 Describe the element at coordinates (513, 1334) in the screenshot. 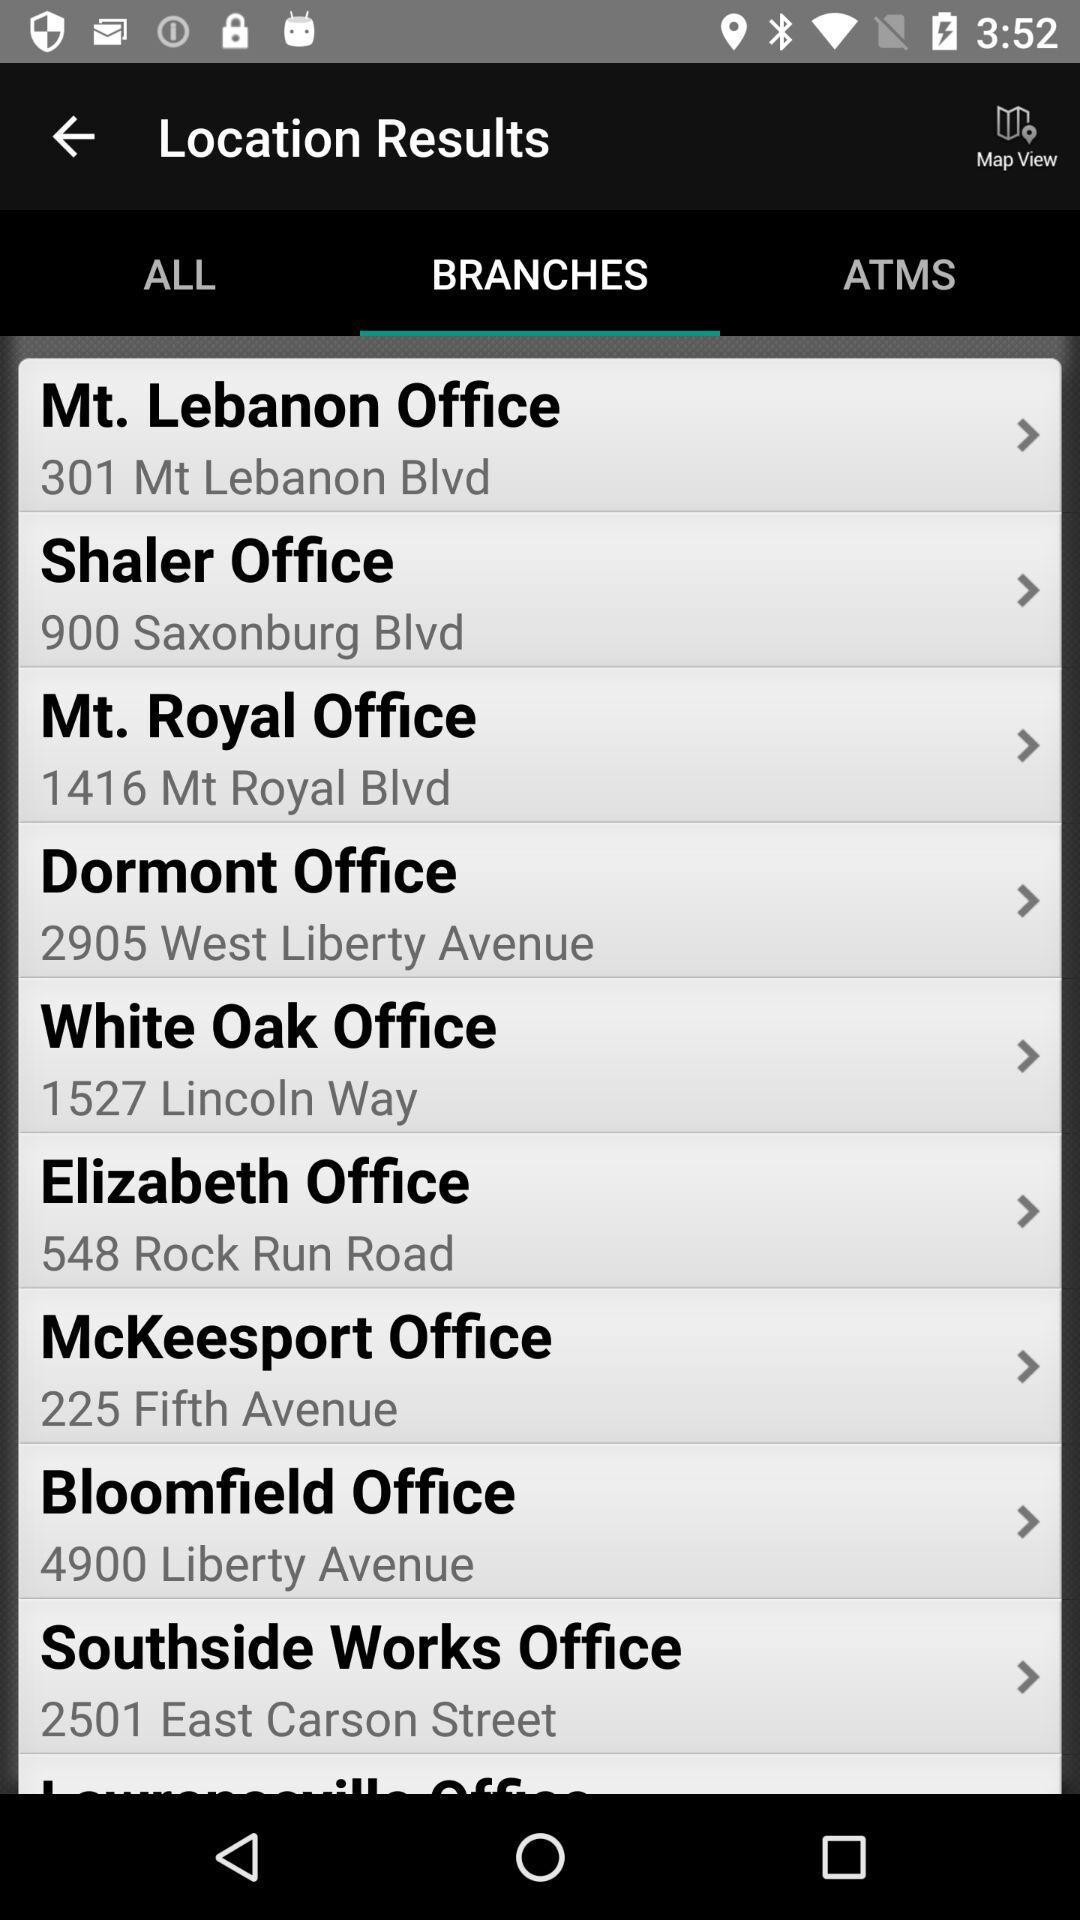

I see `the item above the 225 fifth avenue item` at that location.